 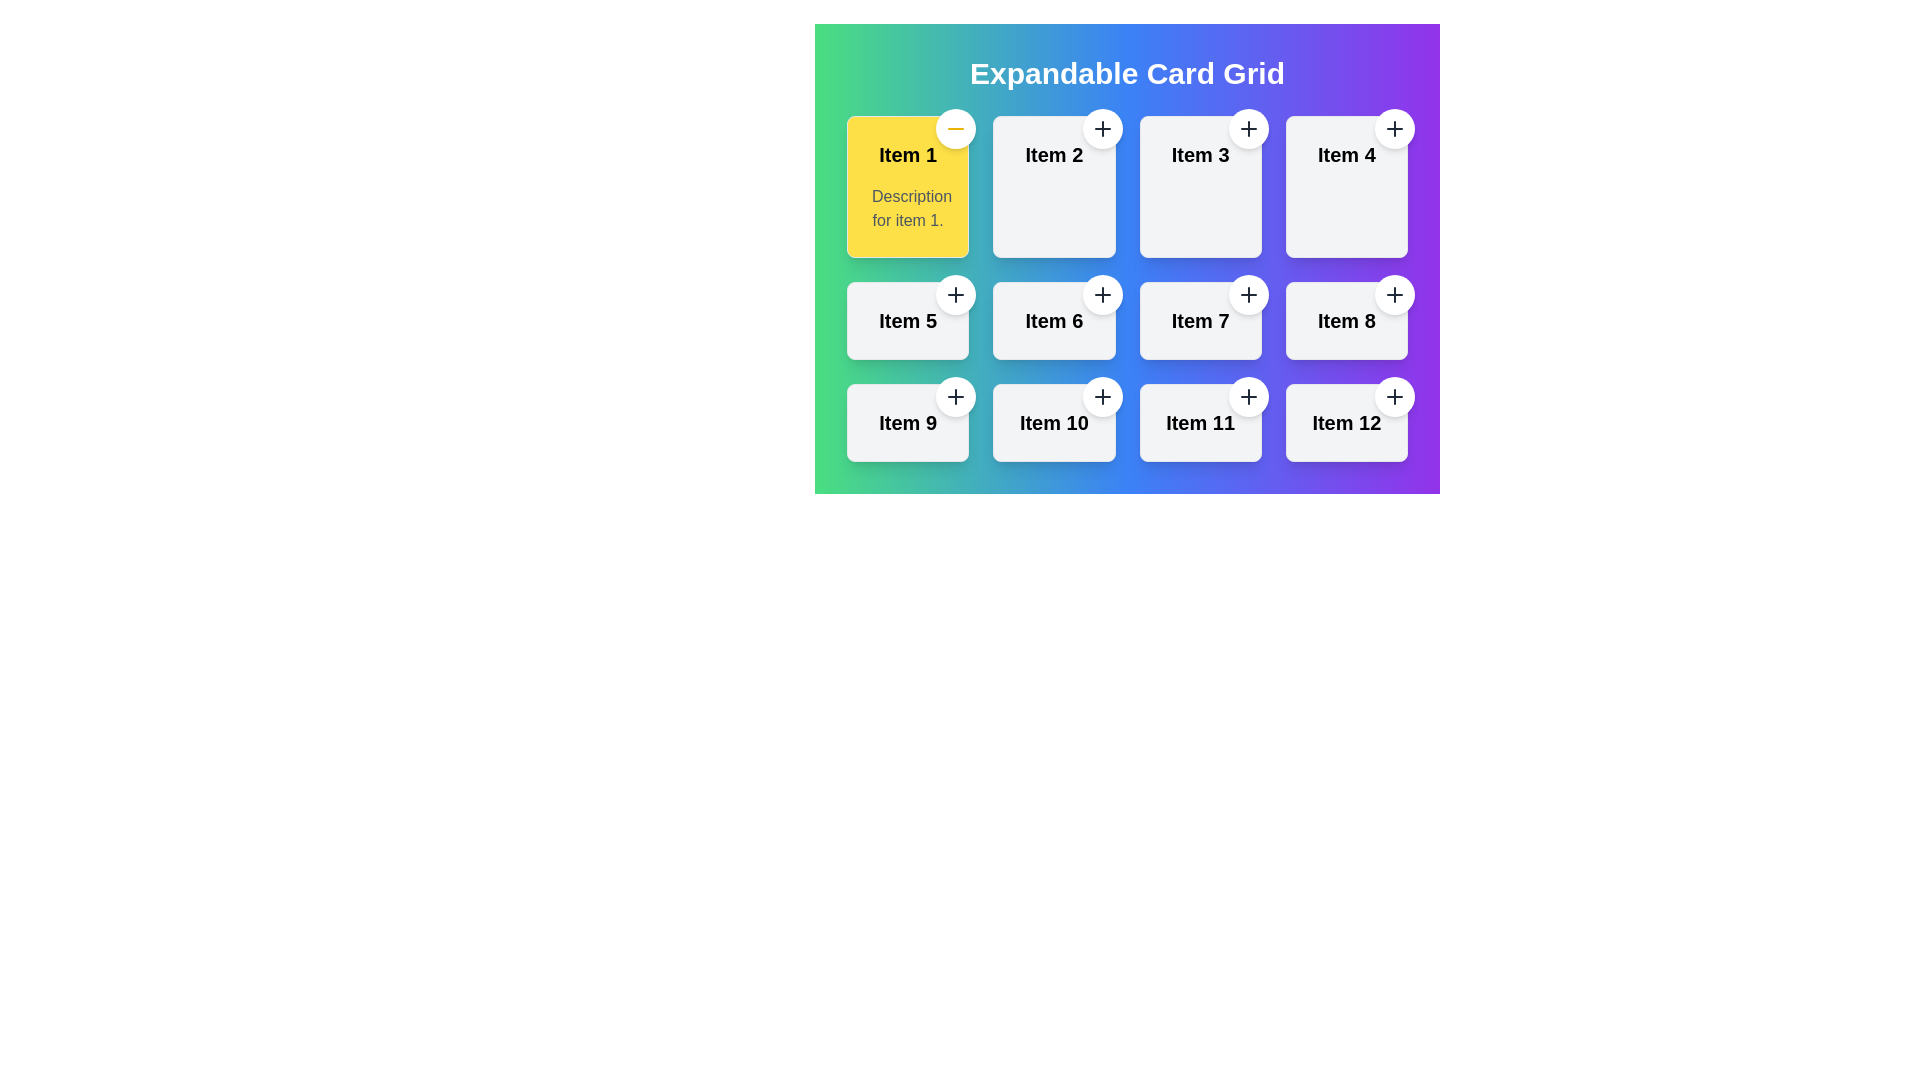 I want to click on the action button located on the right side of 'Item 6', so click(x=1101, y=294).